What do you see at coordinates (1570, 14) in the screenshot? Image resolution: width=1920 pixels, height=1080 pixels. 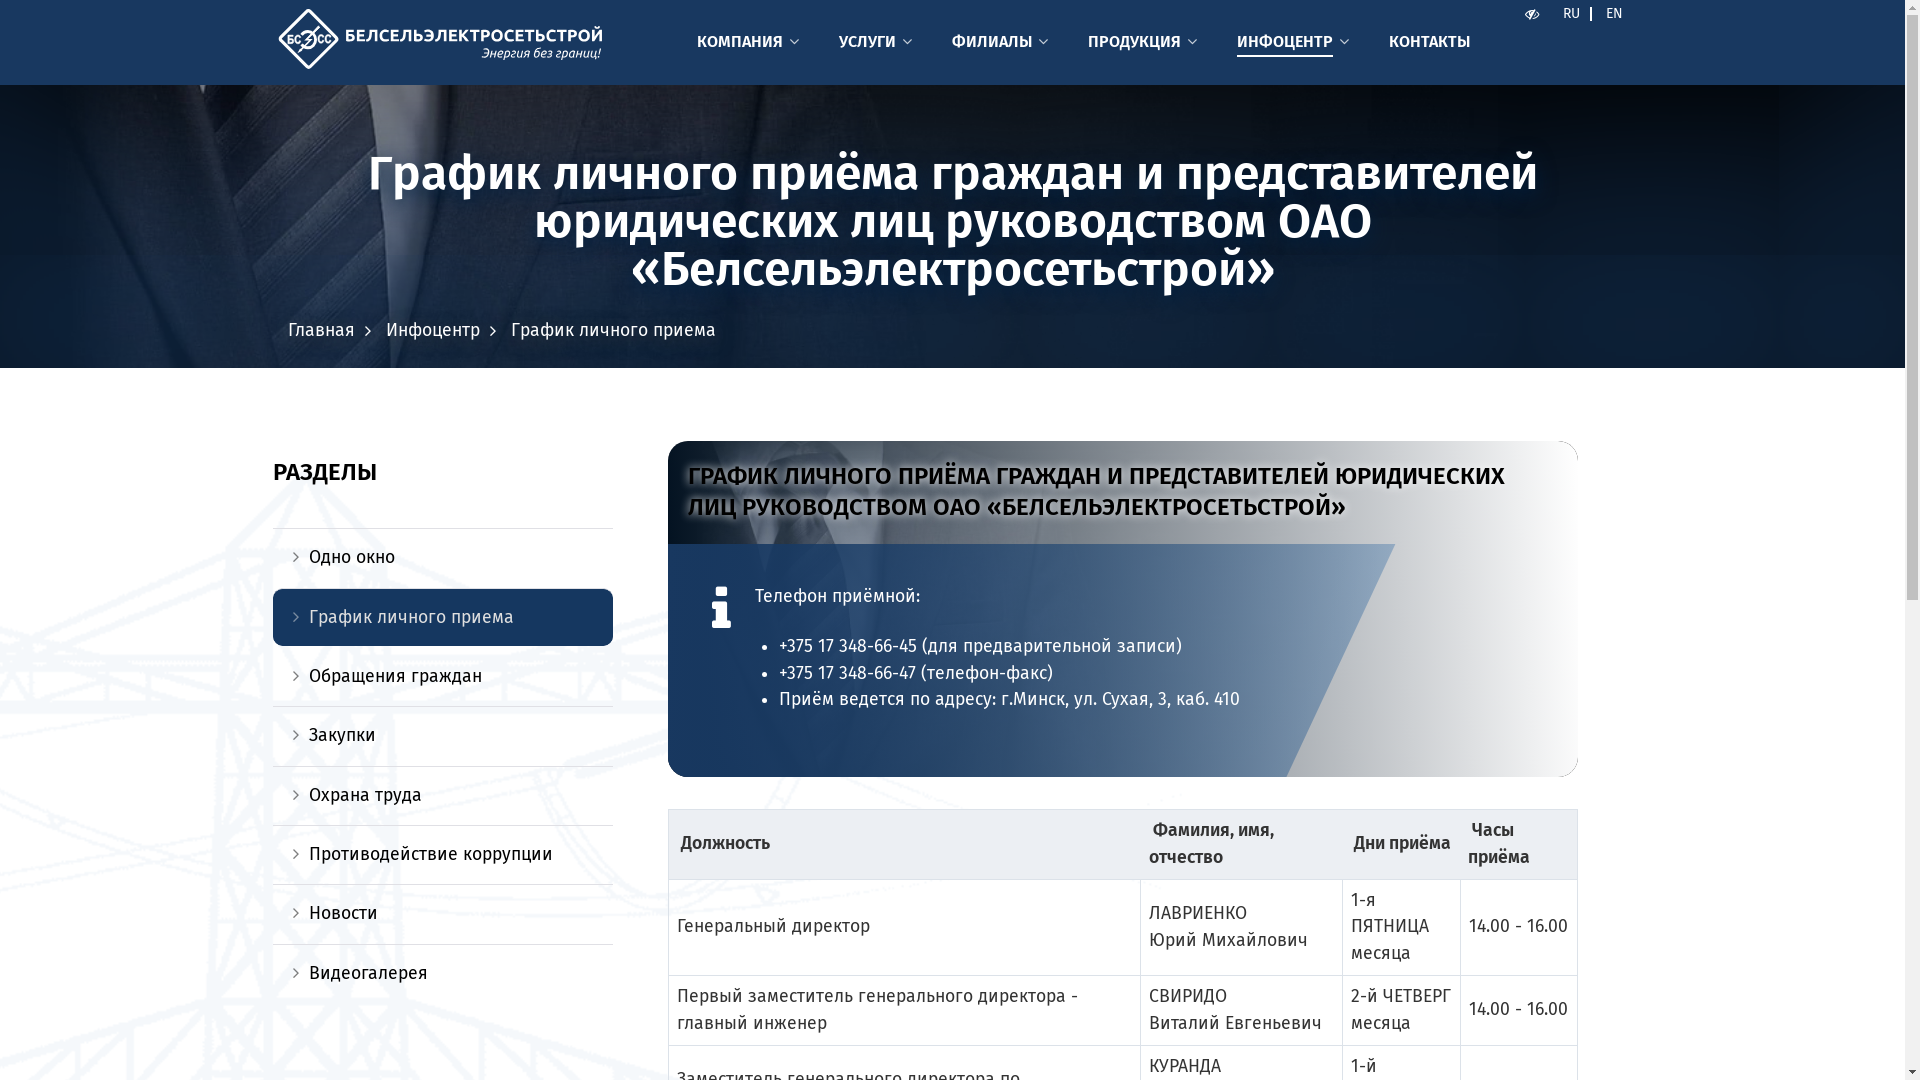 I see `'RU'` at bounding box center [1570, 14].